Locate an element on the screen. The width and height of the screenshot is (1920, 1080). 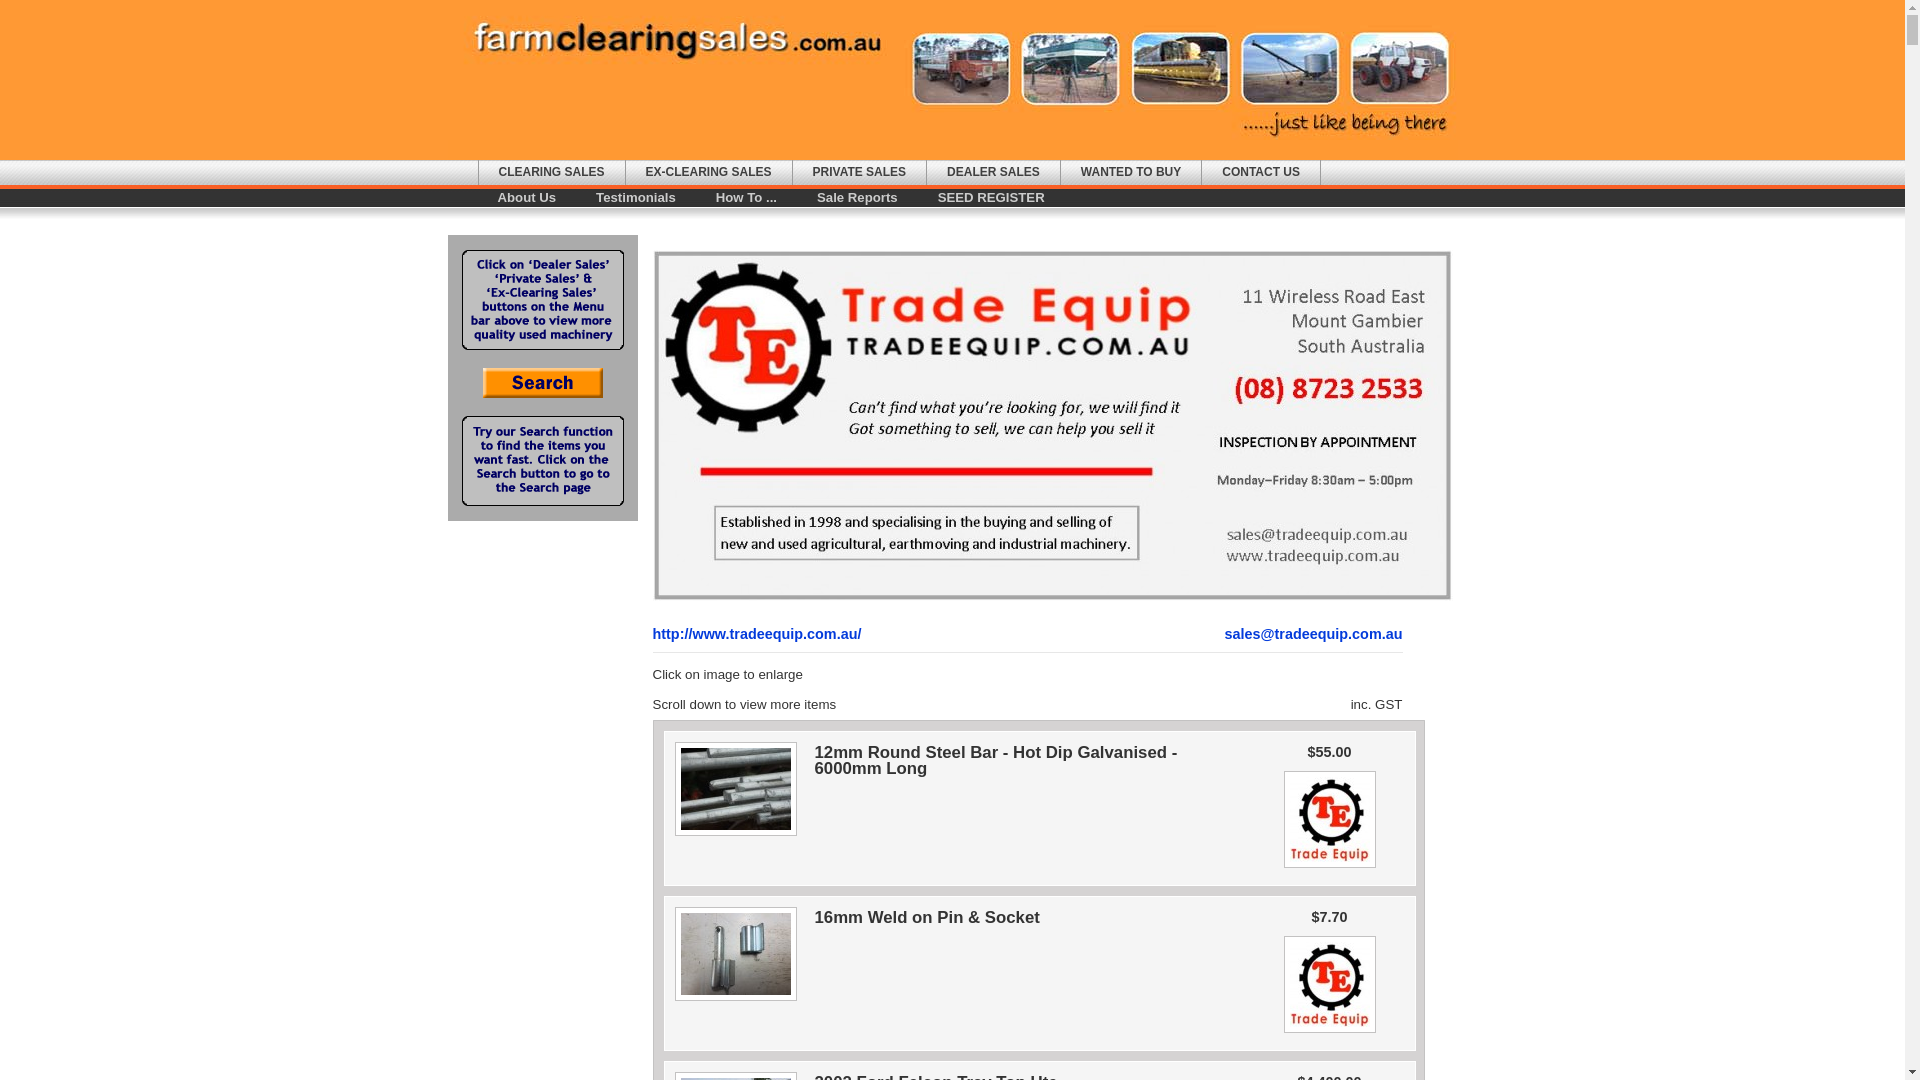
'Sale Reports' is located at coordinates (857, 197).